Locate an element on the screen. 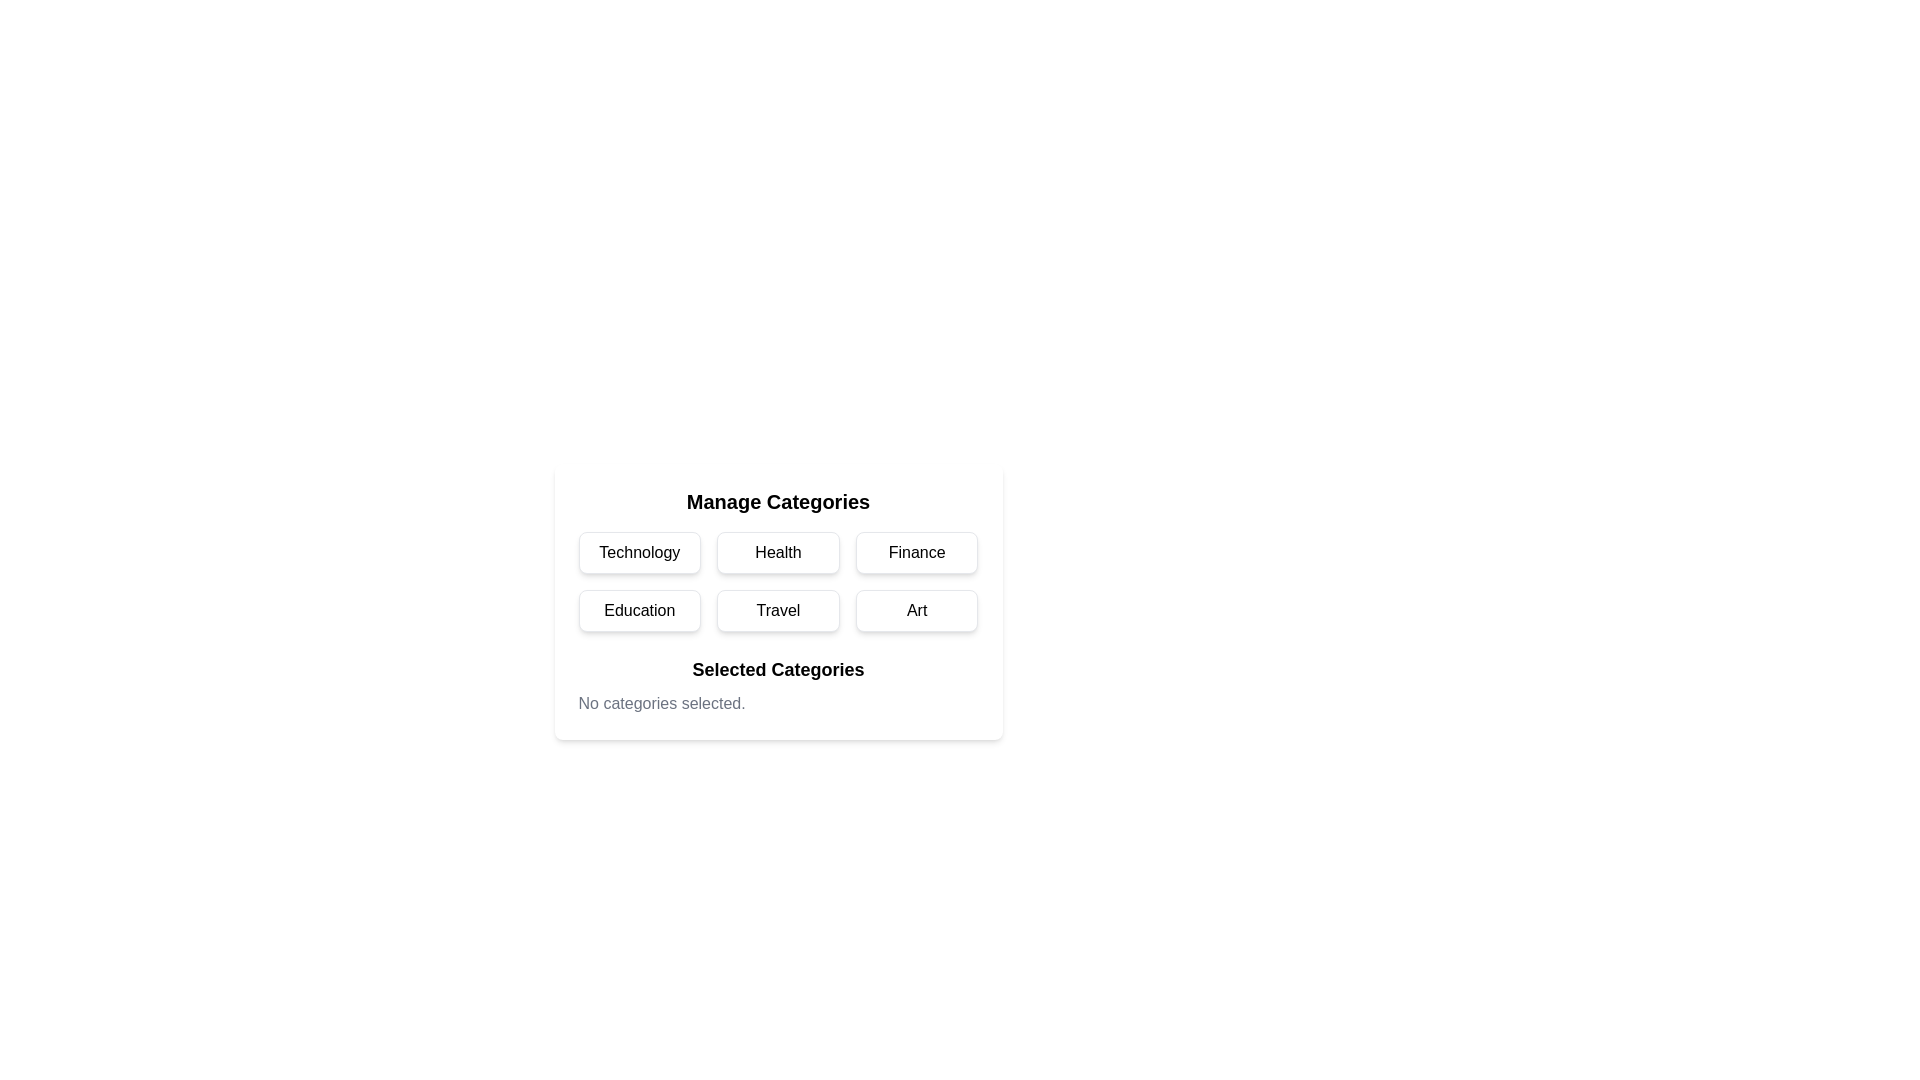  the 'Finance' button, which is a rectangular button with a white background and labeled in black text, to trigger visual feedback is located at coordinates (916, 552).